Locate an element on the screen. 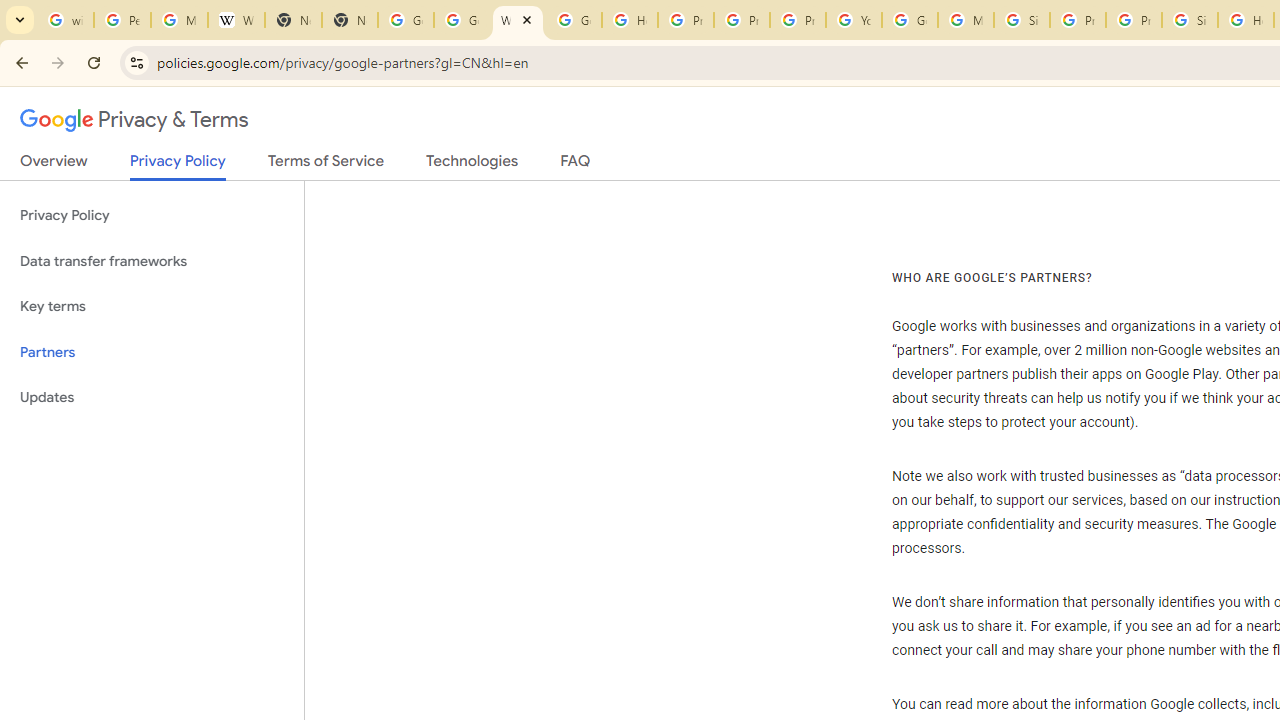  'New Tab' is located at coordinates (292, 20).